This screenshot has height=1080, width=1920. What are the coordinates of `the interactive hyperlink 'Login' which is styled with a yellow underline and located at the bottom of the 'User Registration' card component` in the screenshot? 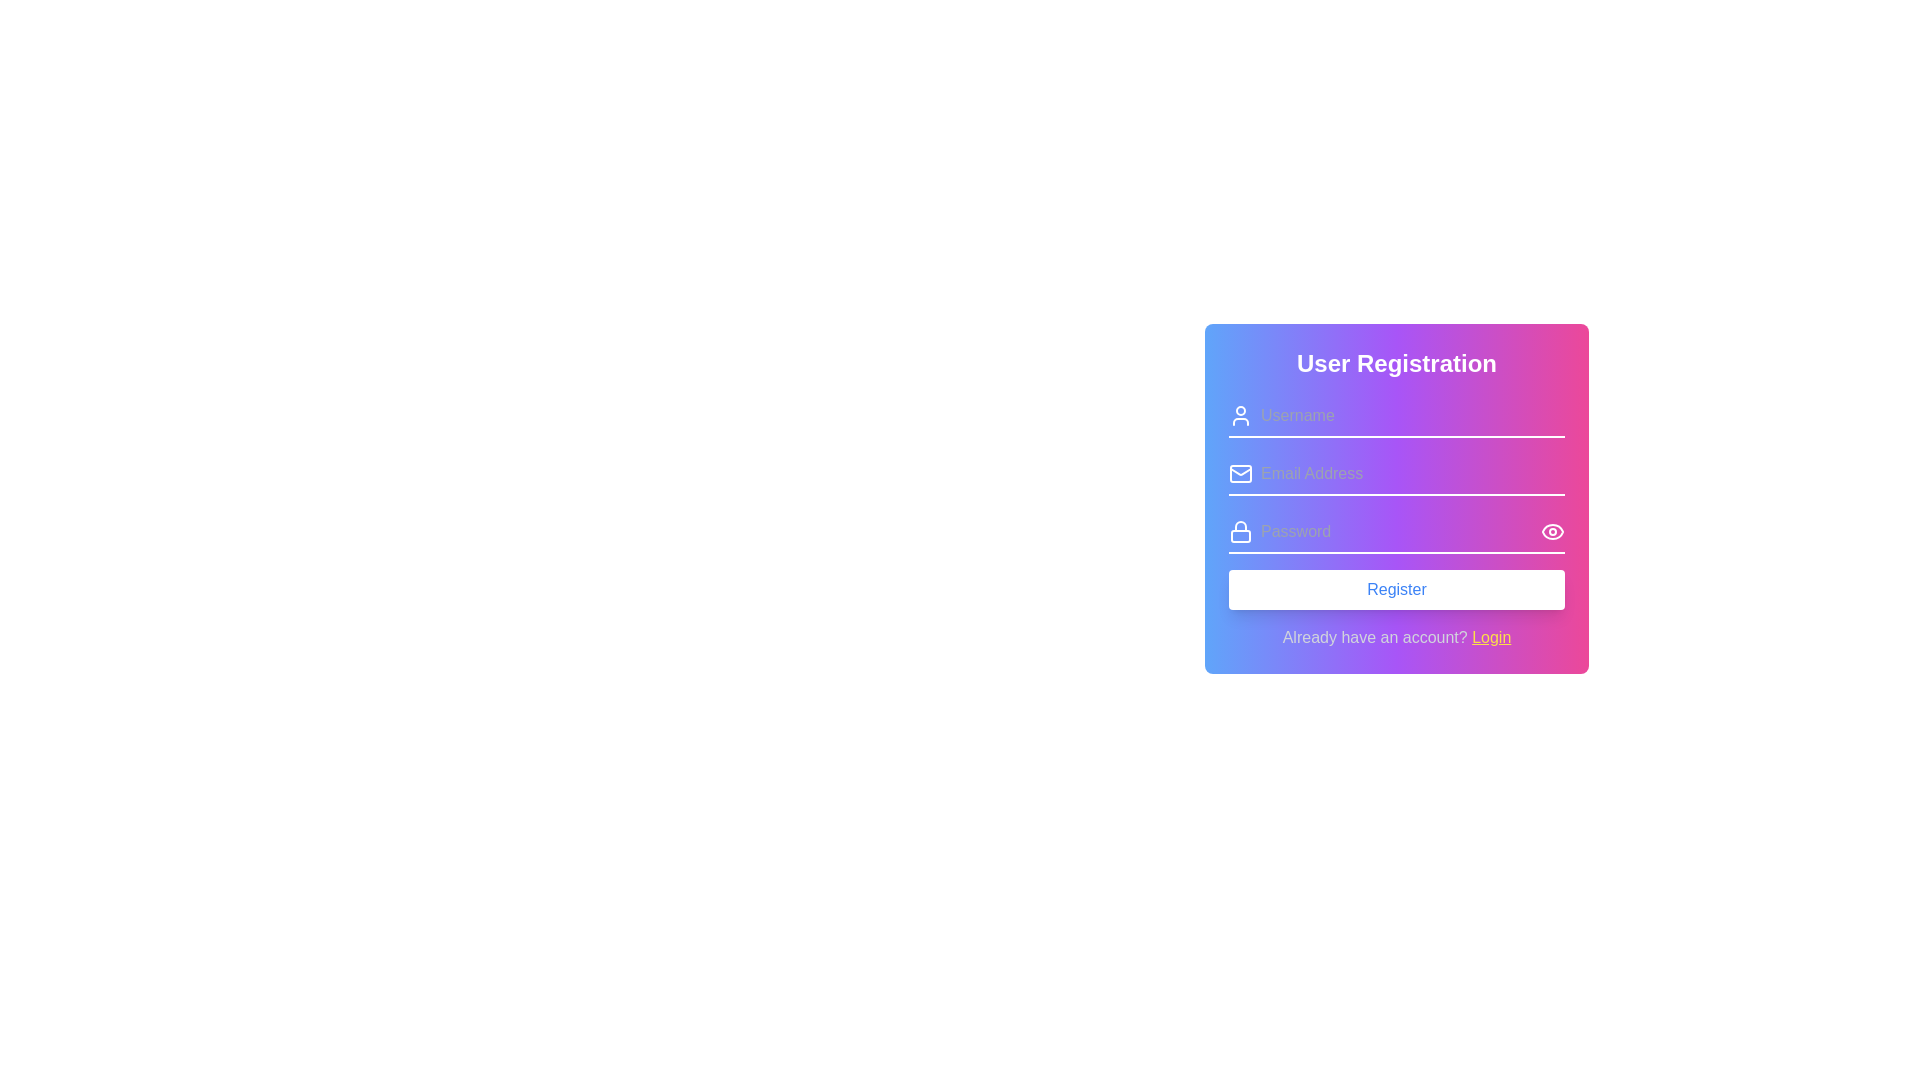 It's located at (1395, 637).